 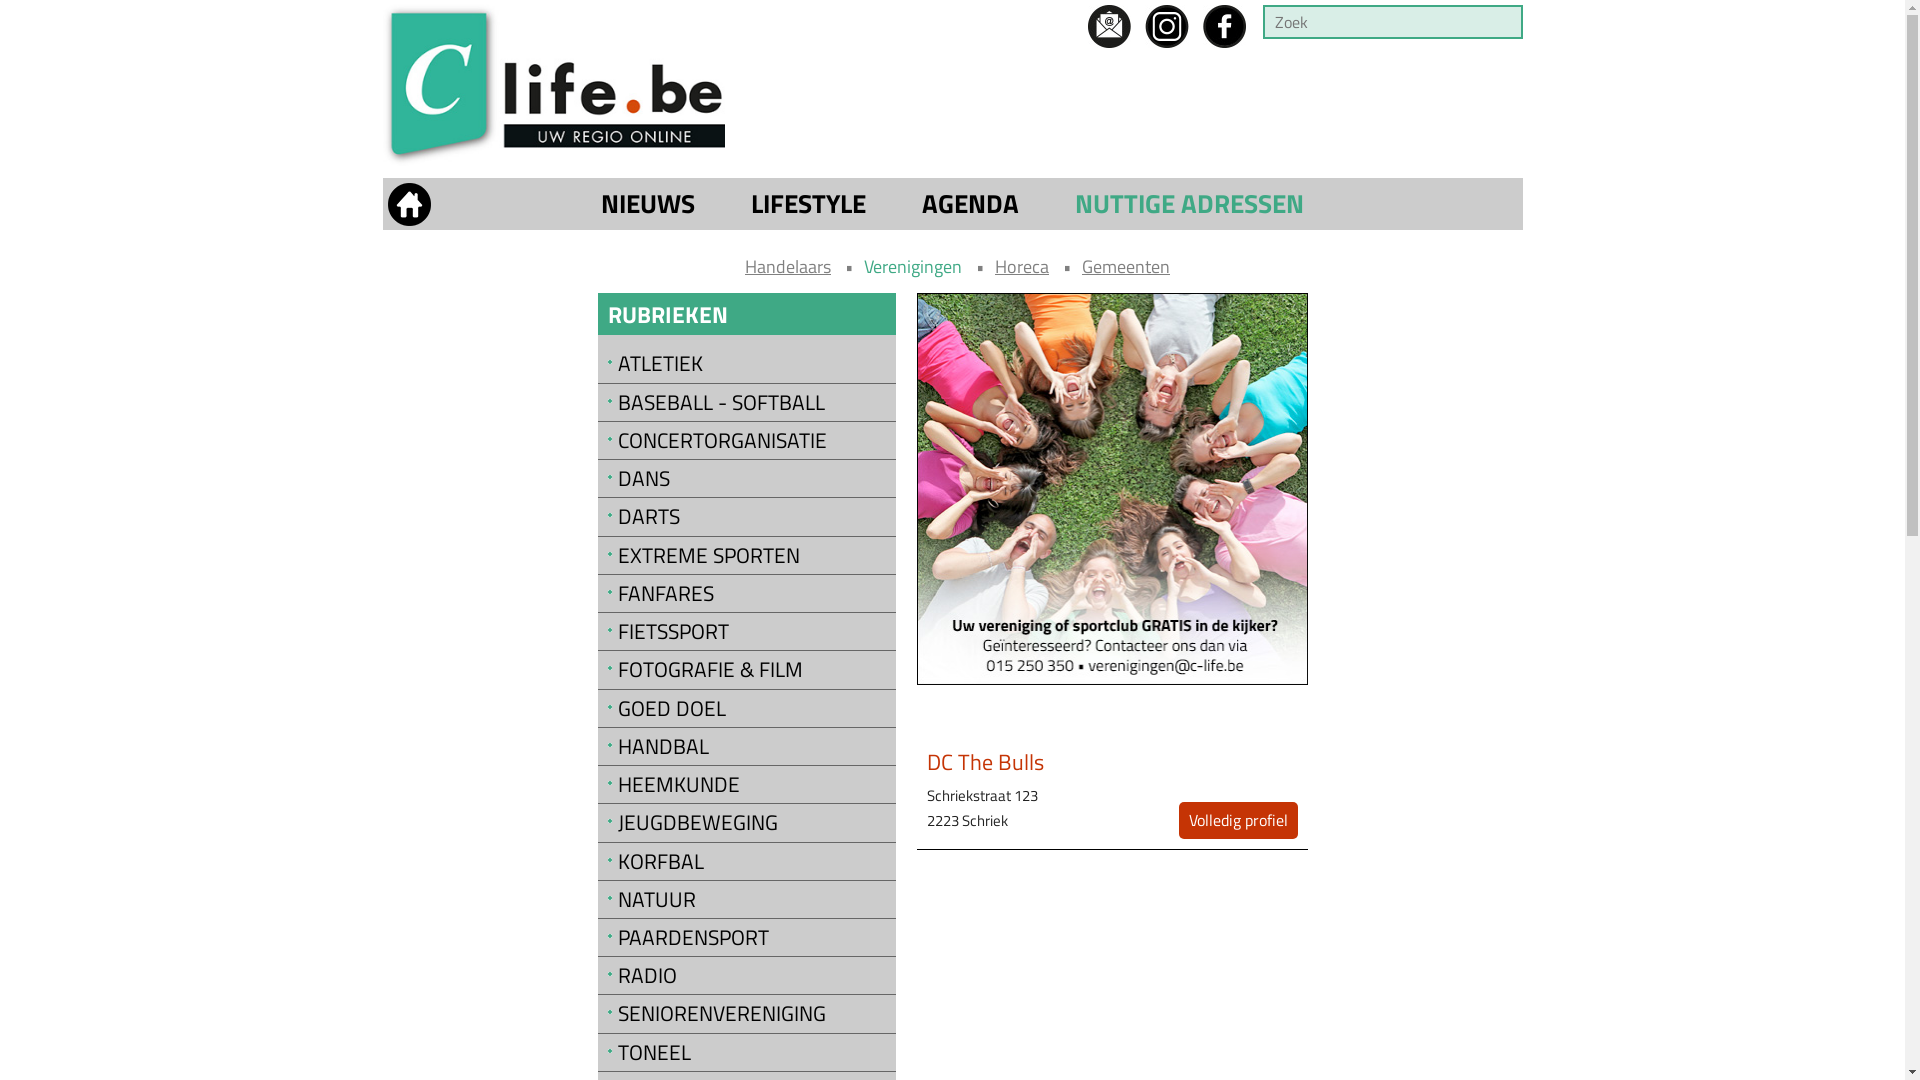 I want to click on 'HANDBAL', so click(x=751, y=746).